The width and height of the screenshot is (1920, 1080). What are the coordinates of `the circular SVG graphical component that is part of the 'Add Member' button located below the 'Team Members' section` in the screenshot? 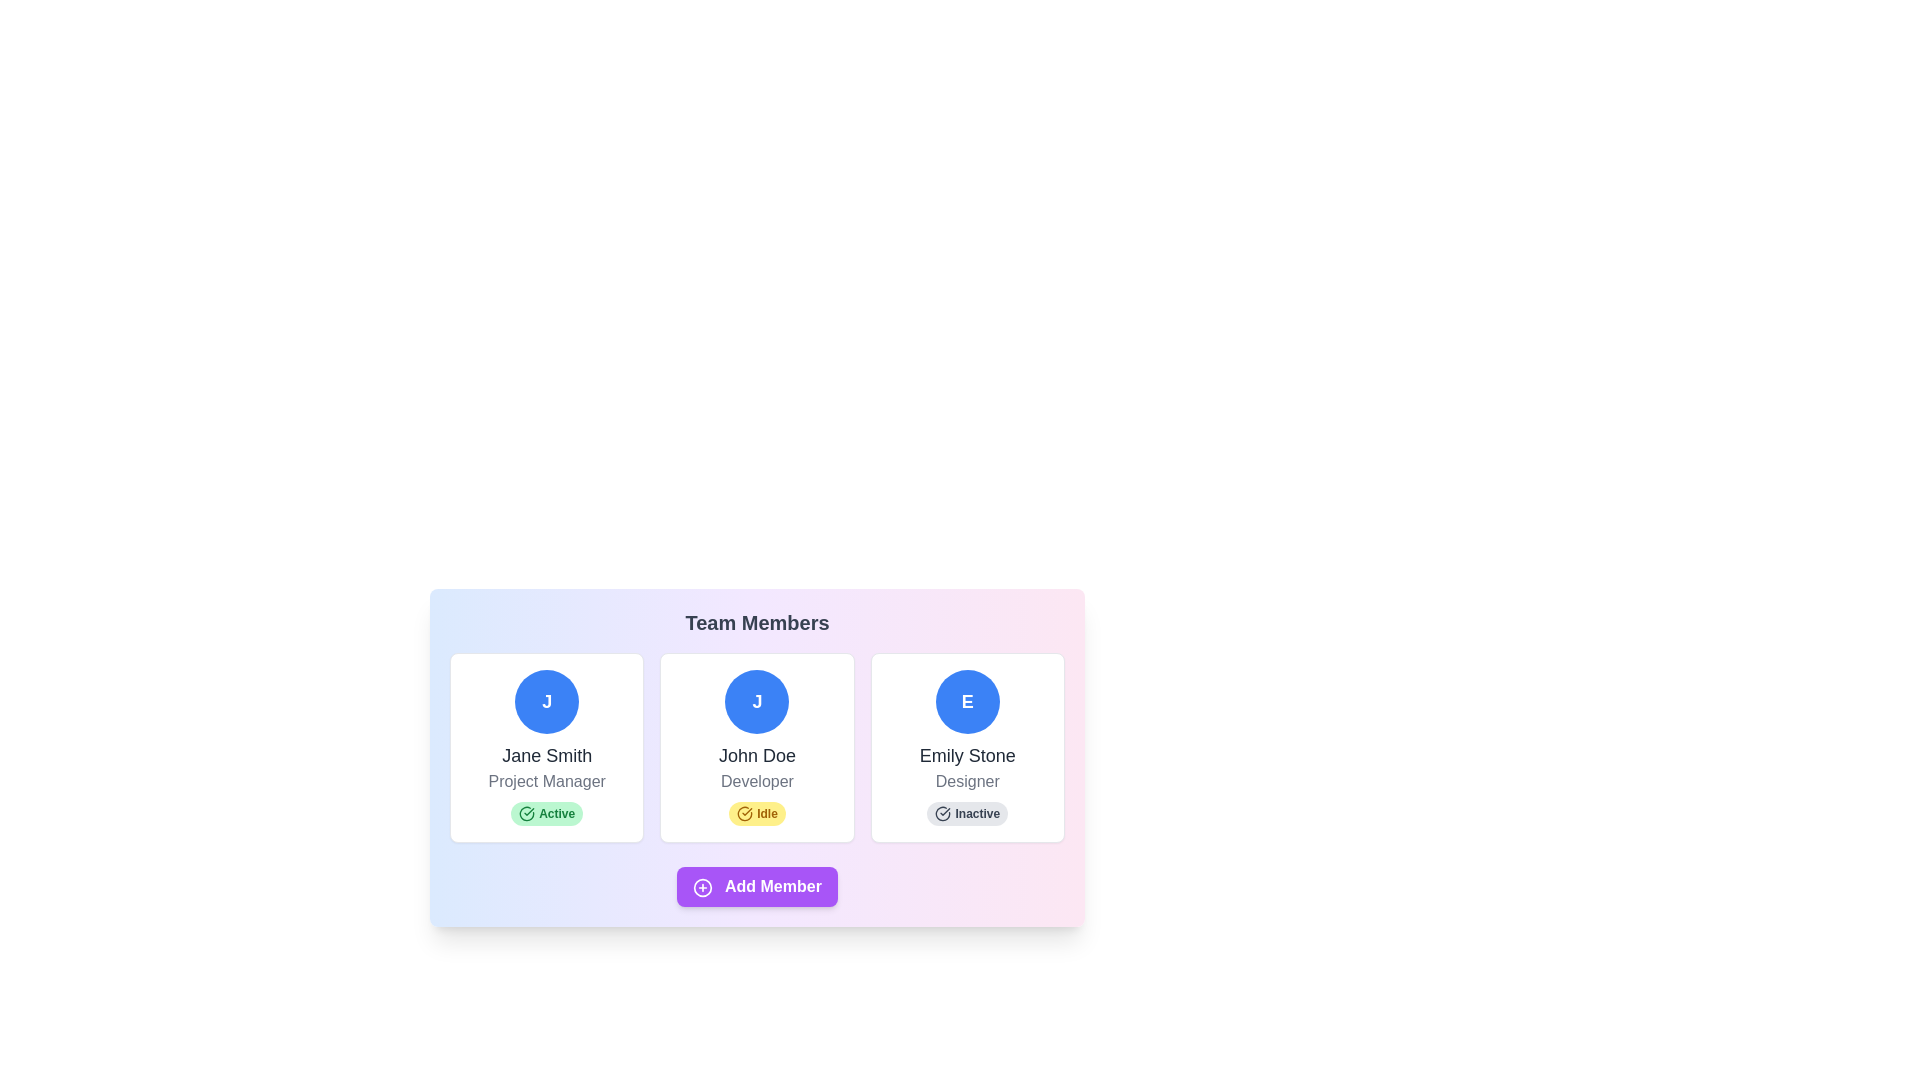 It's located at (703, 886).